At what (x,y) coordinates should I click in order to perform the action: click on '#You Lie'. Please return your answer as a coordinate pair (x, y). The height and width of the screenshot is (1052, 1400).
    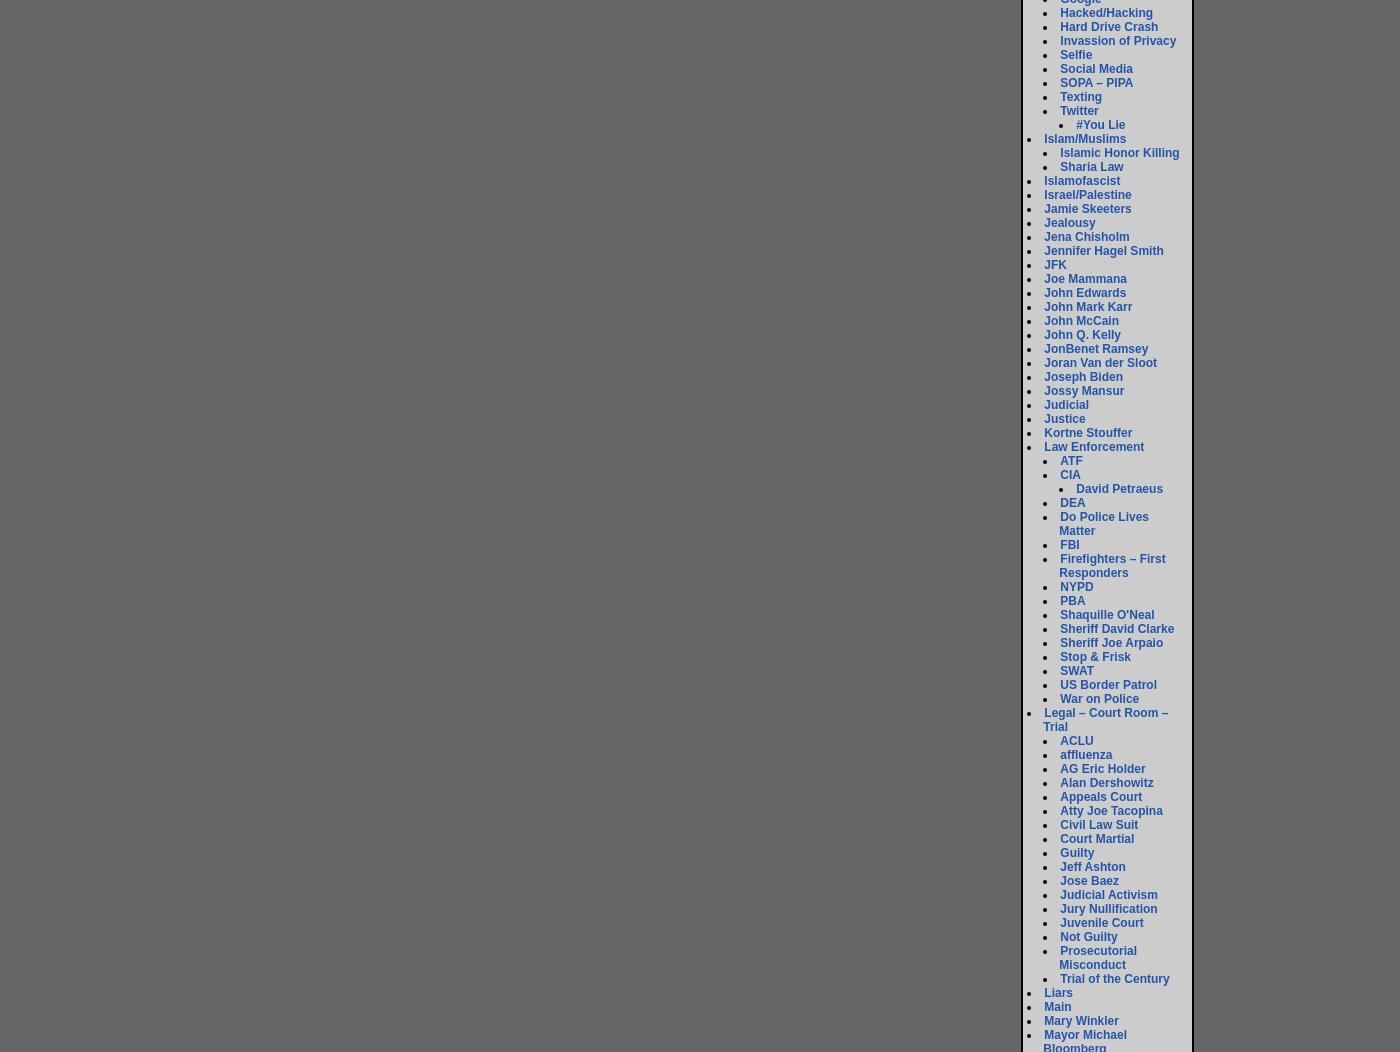
    Looking at the image, I should click on (1076, 124).